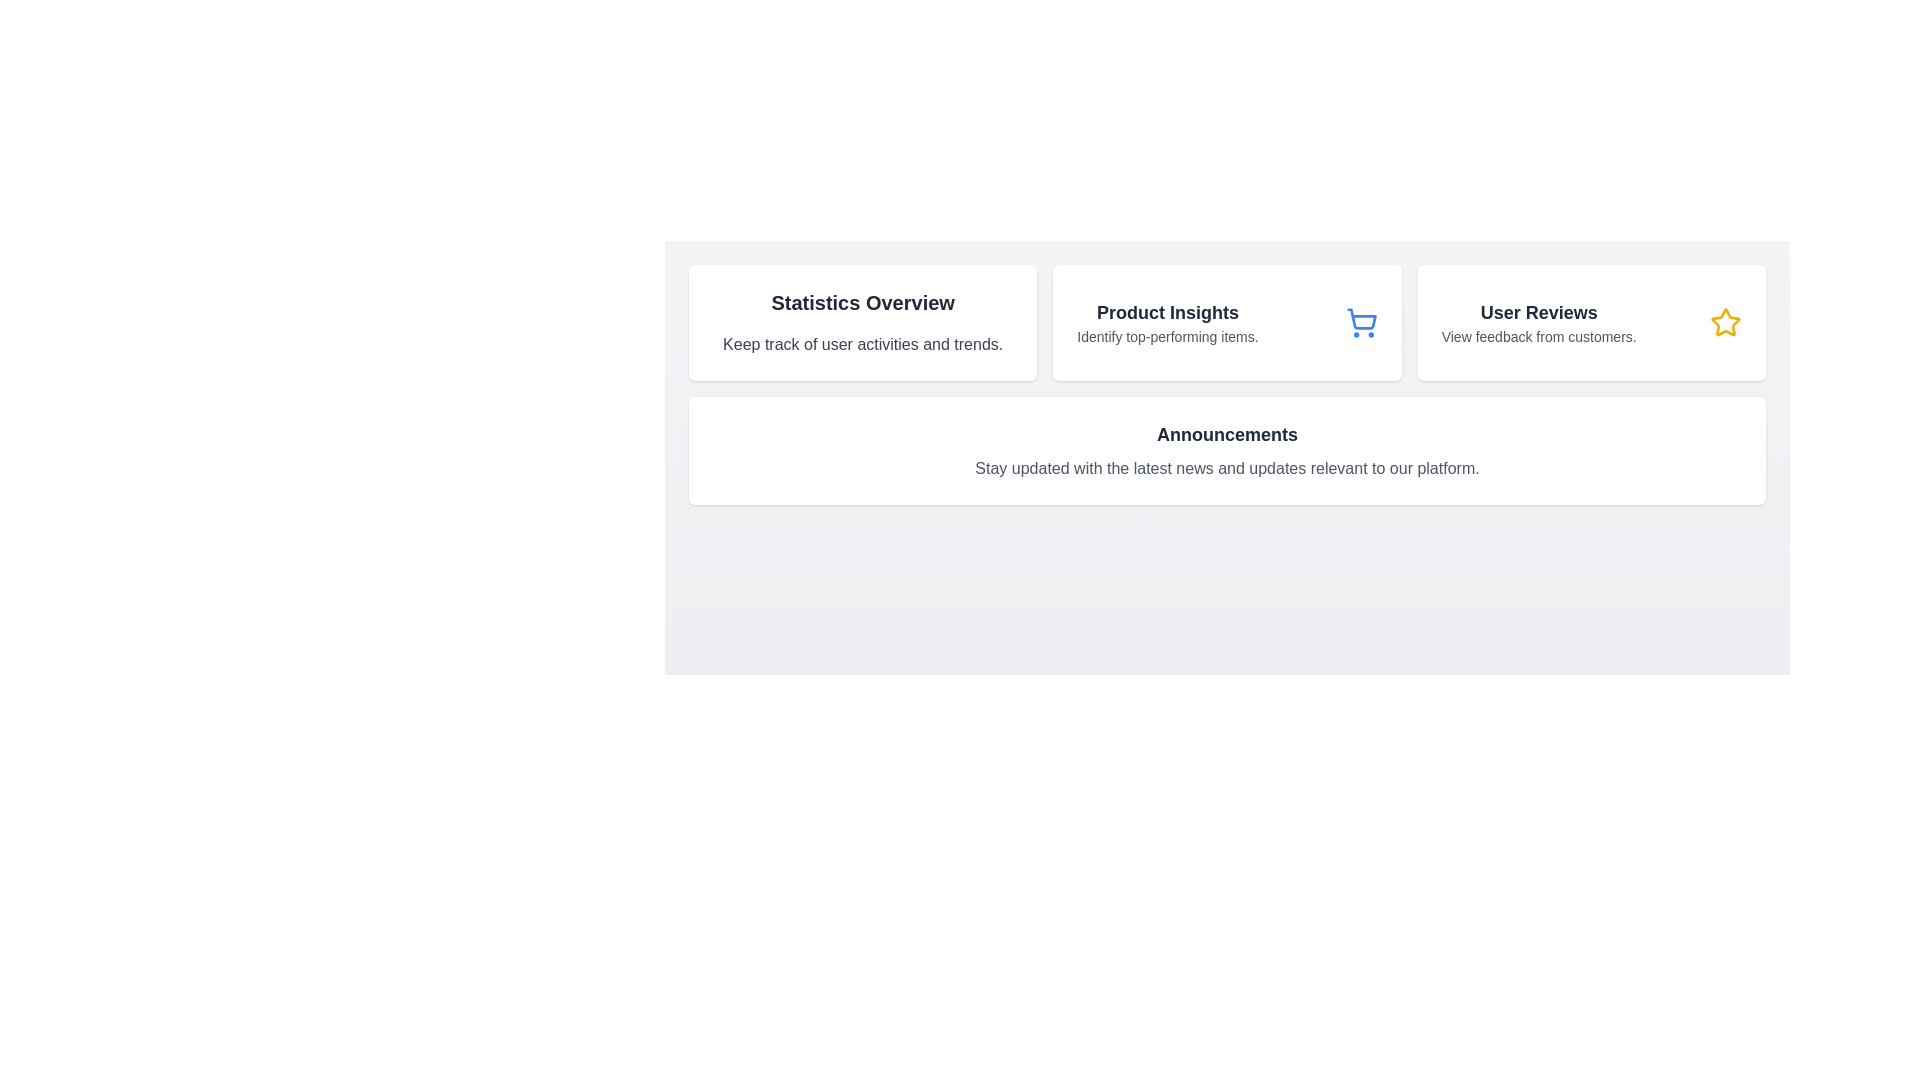 Image resolution: width=1920 pixels, height=1080 pixels. What do you see at coordinates (1360, 322) in the screenshot?
I see `the shopping cart icon located at the top-right corner of the 'Product Insights' section, which indicates actions related to managing a shopping cart` at bounding box center [1360, 322].